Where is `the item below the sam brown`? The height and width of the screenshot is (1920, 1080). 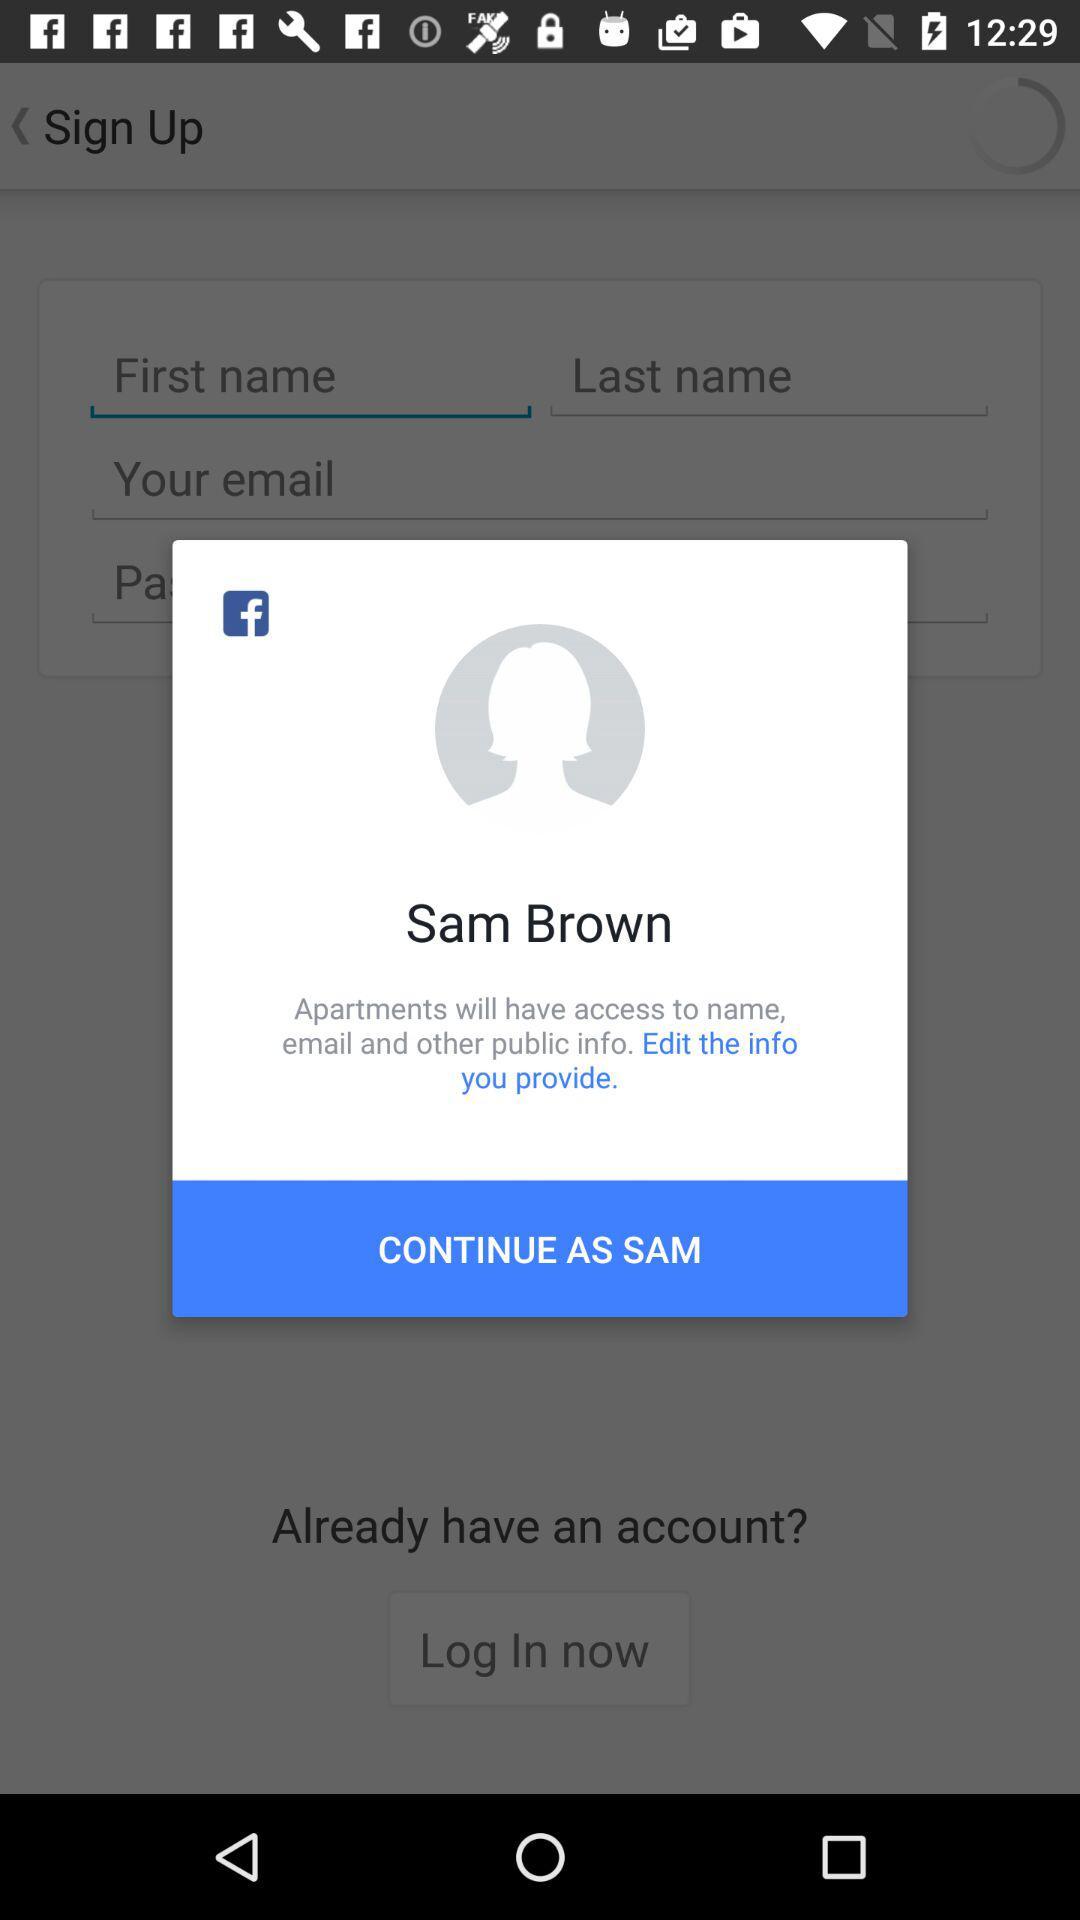 the item below the sam brown is located at coordinates (540, 1041).